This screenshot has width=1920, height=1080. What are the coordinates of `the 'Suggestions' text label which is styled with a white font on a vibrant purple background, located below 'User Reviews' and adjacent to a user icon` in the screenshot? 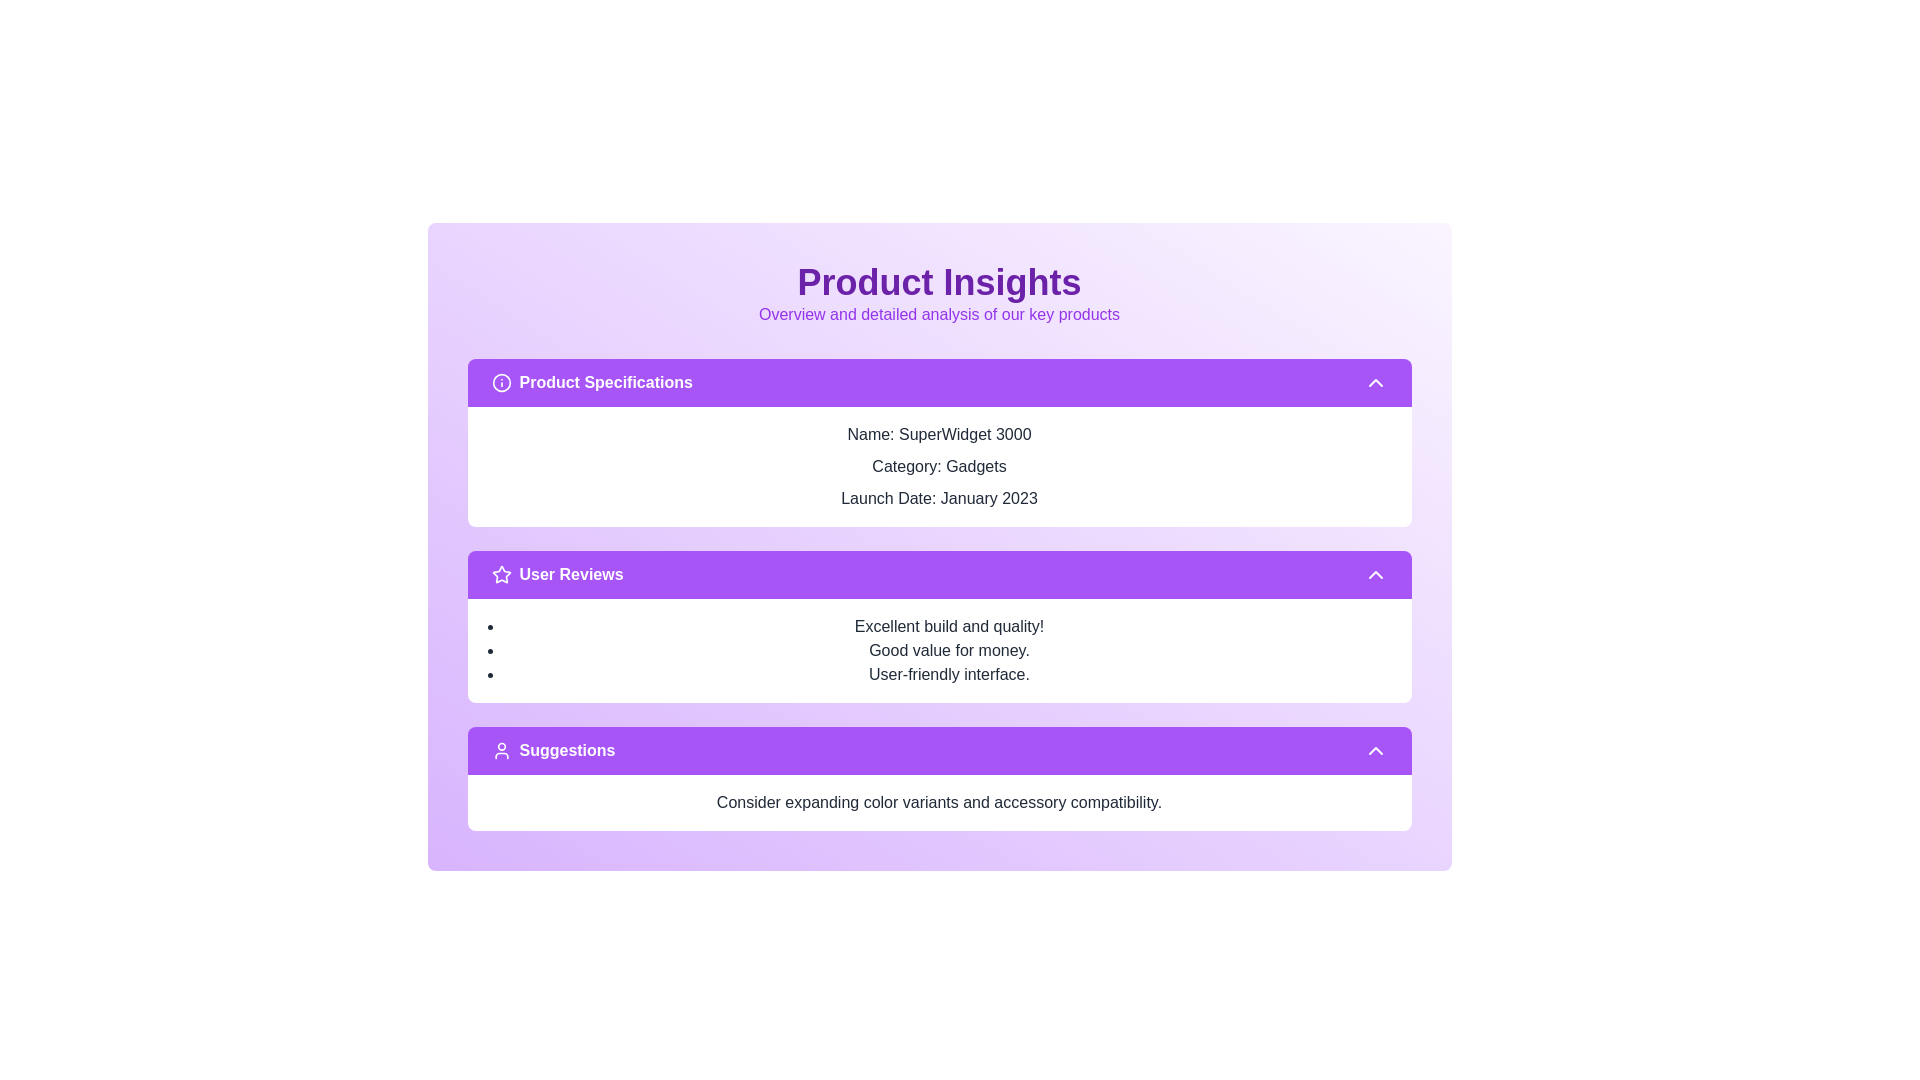 It's located at (566, 751).